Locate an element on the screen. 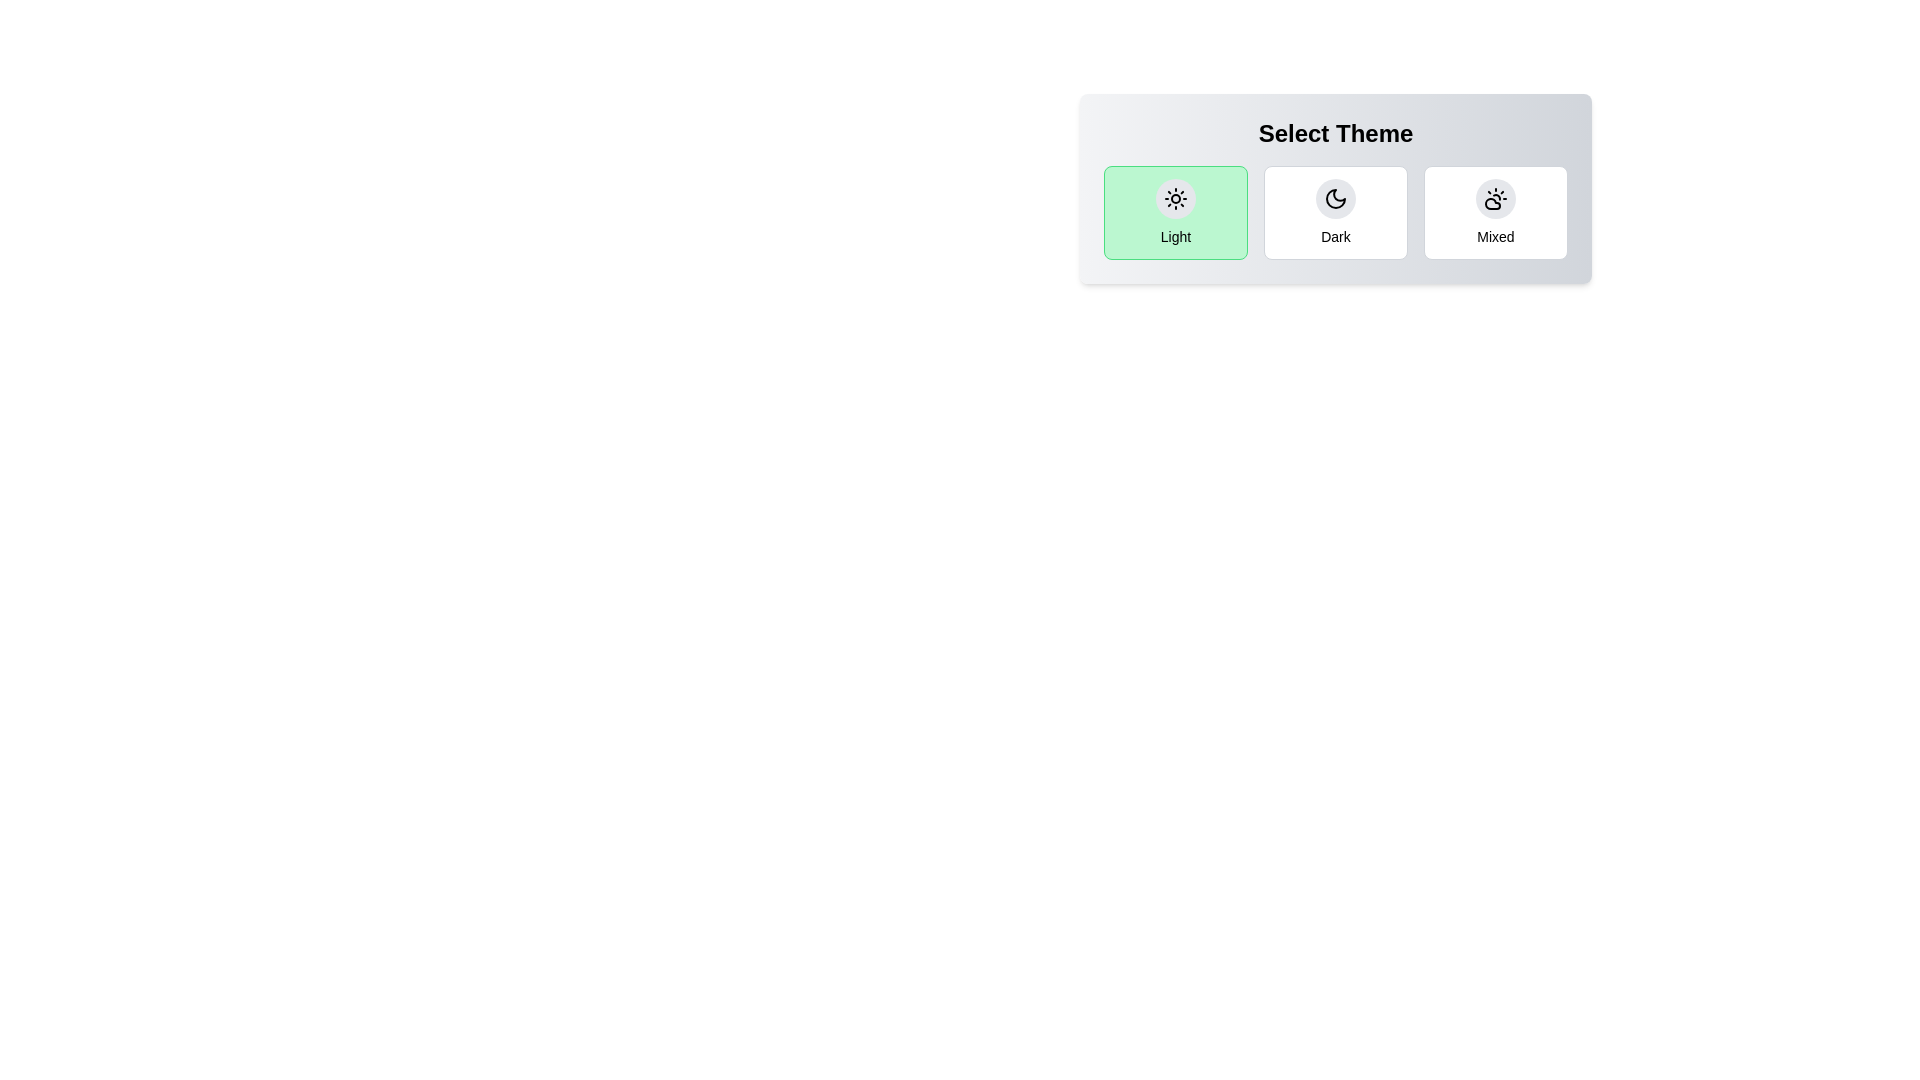 The height and width of the screenshot is (1080, 1920). the theme icon corresponding to Mixed is located at coordinates (1496, 199).